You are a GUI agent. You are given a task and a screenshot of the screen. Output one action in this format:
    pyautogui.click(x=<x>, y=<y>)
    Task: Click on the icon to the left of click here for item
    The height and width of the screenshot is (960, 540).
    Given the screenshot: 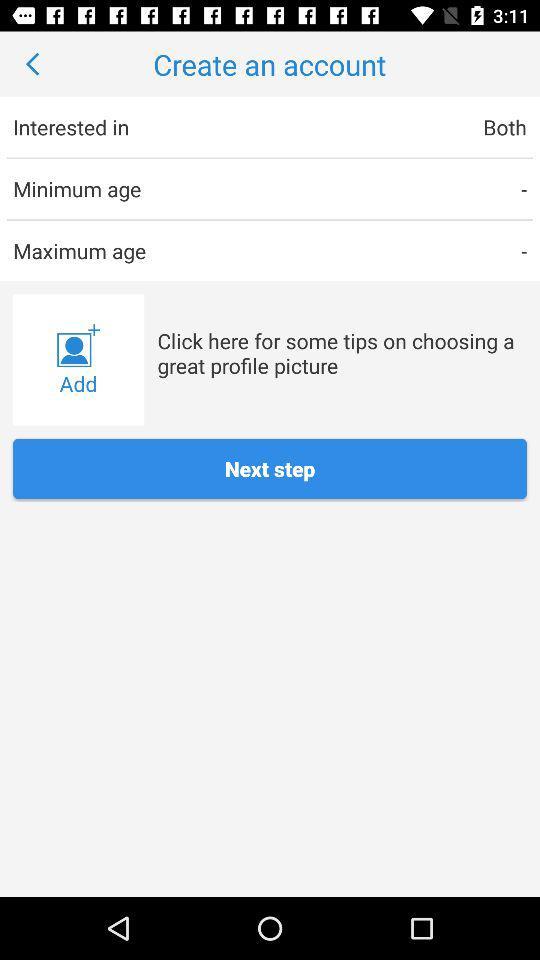 What is the action you would take?
    pyautogui.click(x=77, y=360)
    